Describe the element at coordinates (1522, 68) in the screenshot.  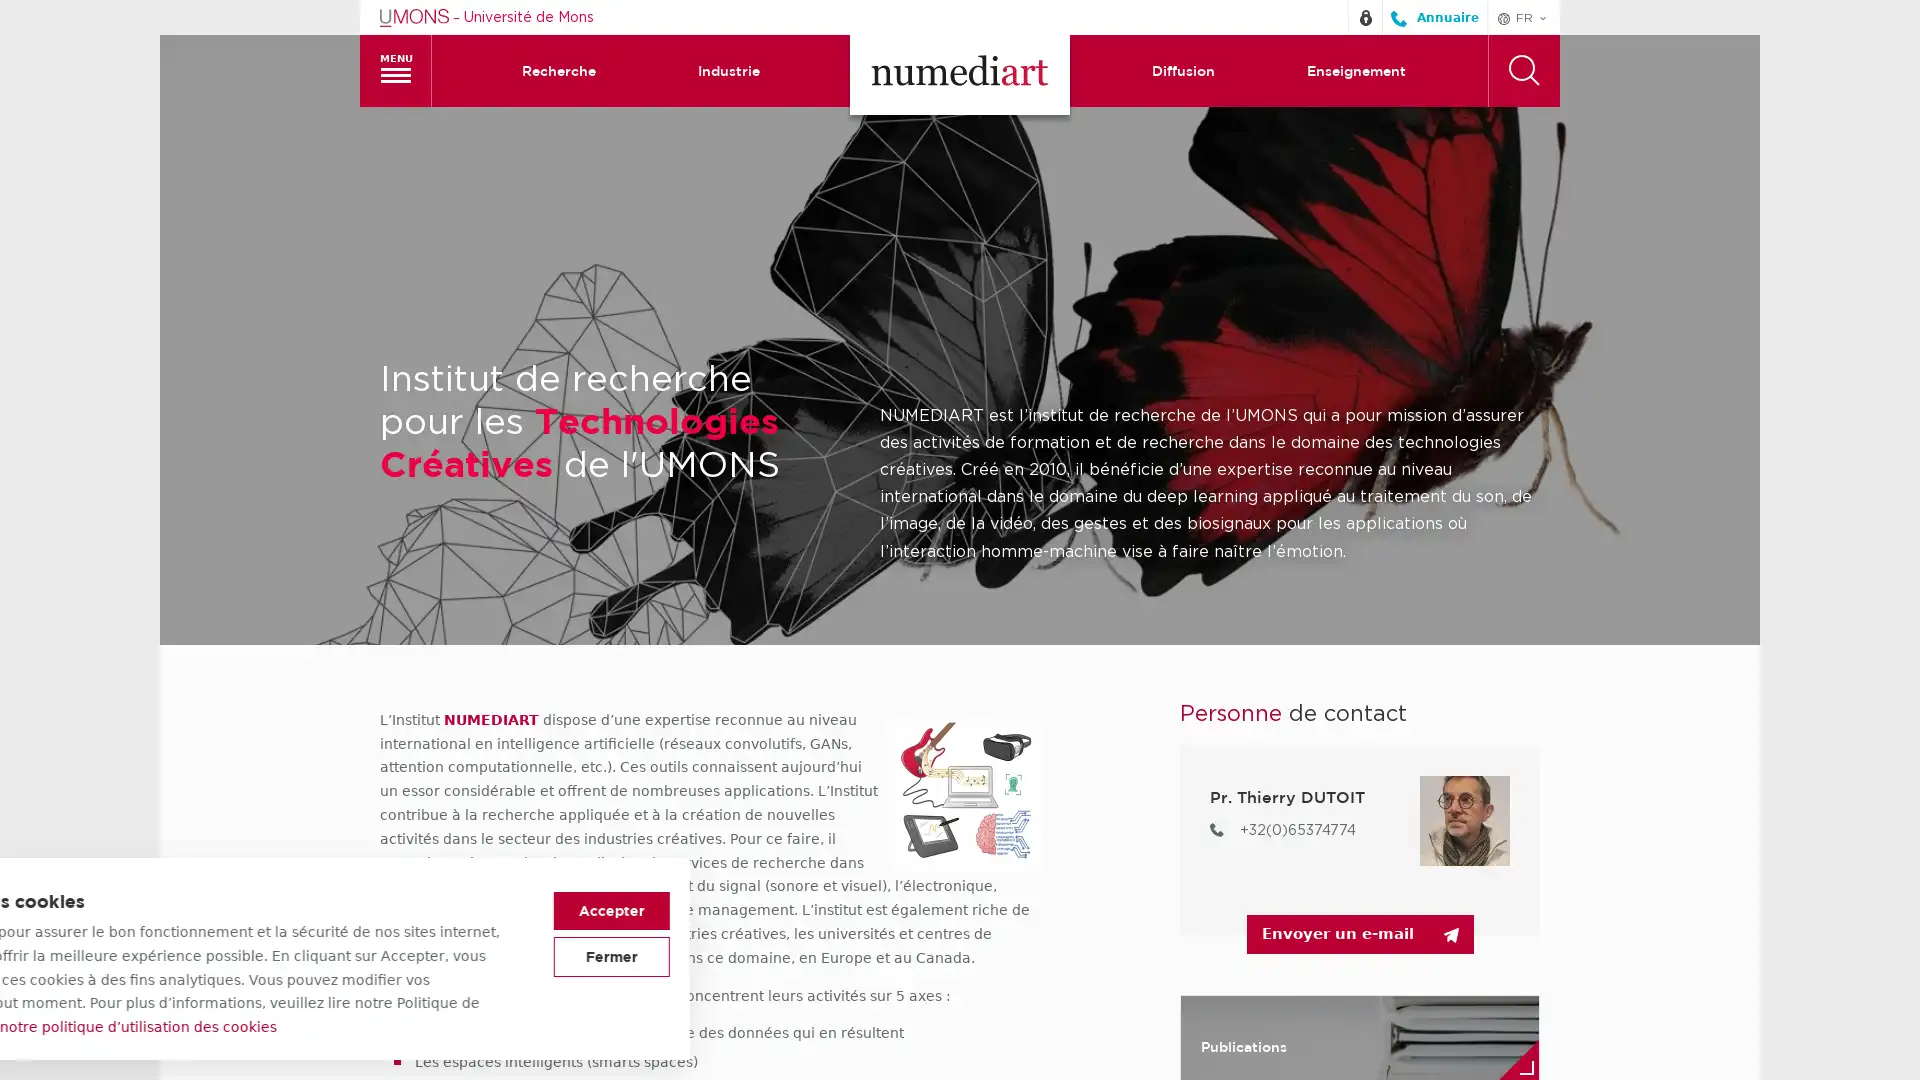
I see `Rechercher` at that location.